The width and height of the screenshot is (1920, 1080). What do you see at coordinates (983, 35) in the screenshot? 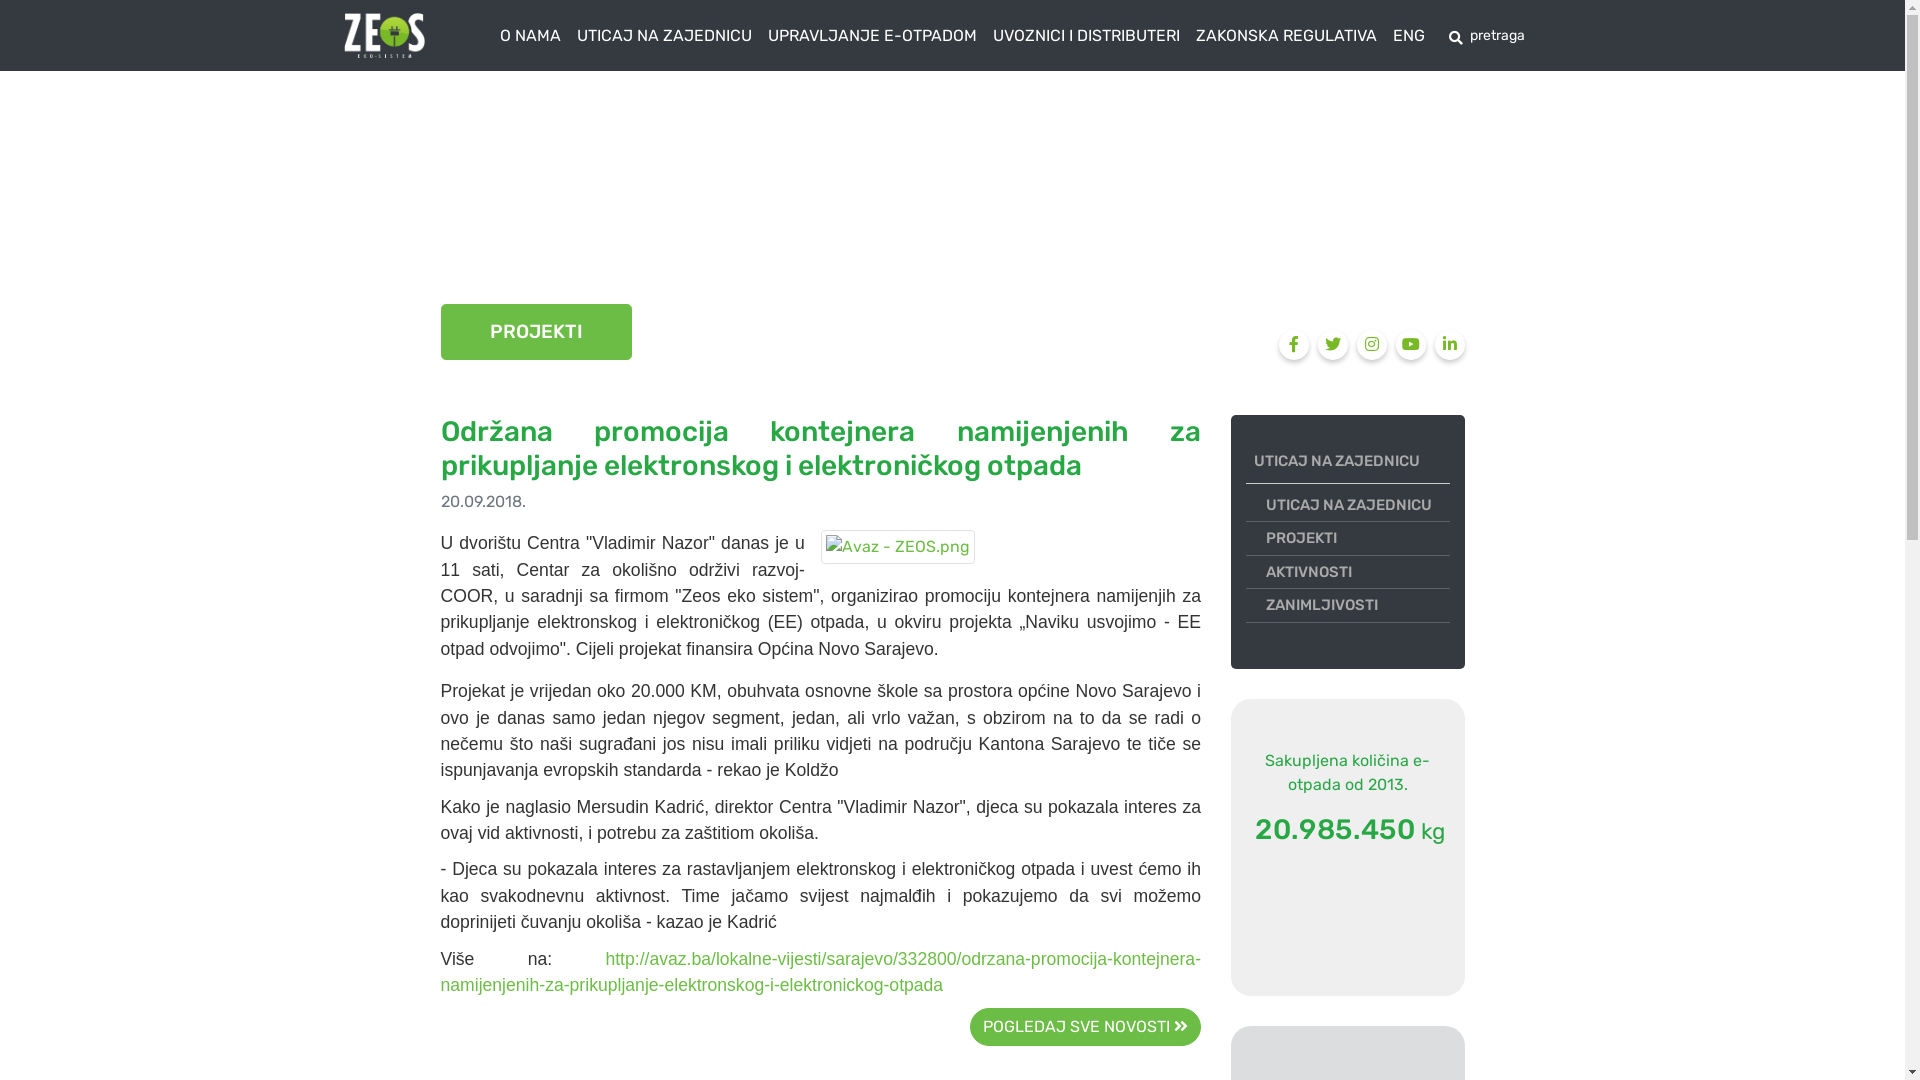
I see `'UVOZNICI I DISTRIBUTERI'` at bounding box center [983, 35].